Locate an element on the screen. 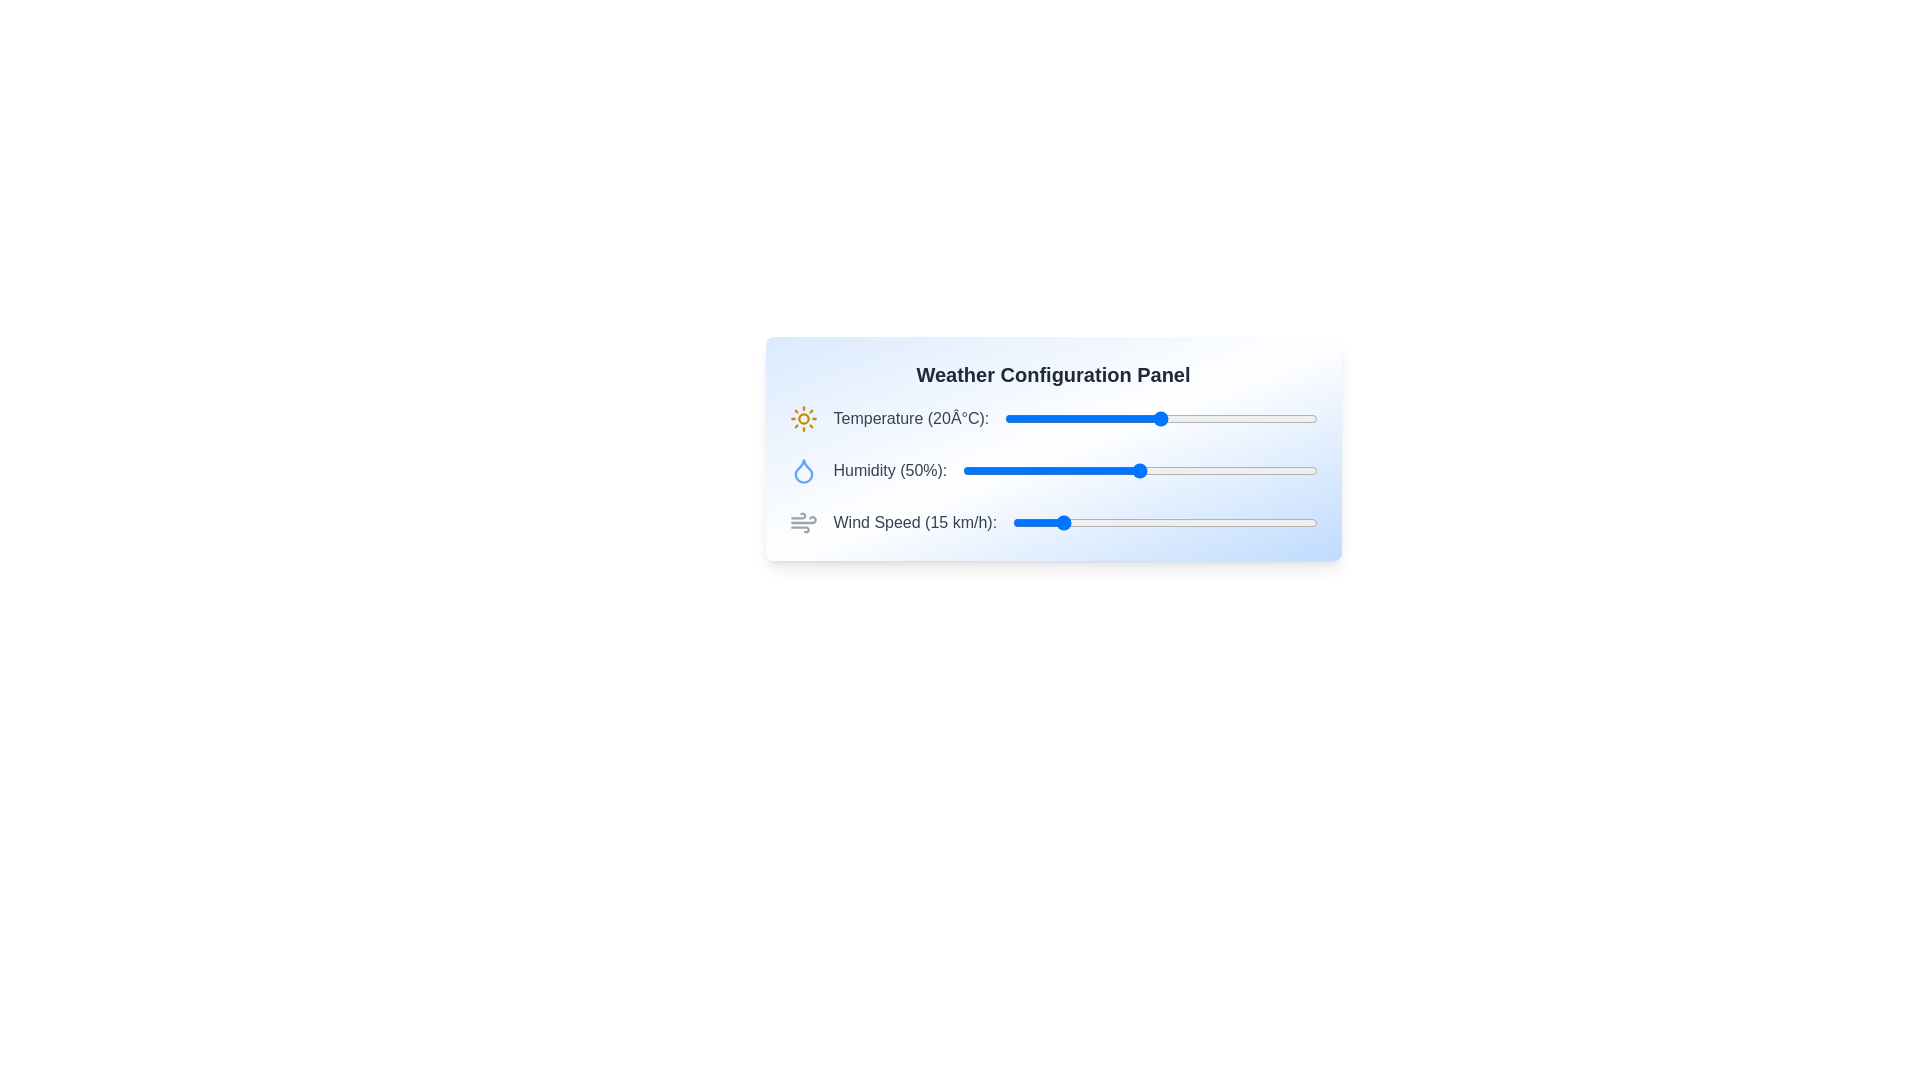 Image resolution: width=1920 pixels, height=1080 pixels. the sun icon for visual inspection is located at coordinates (803, 418).